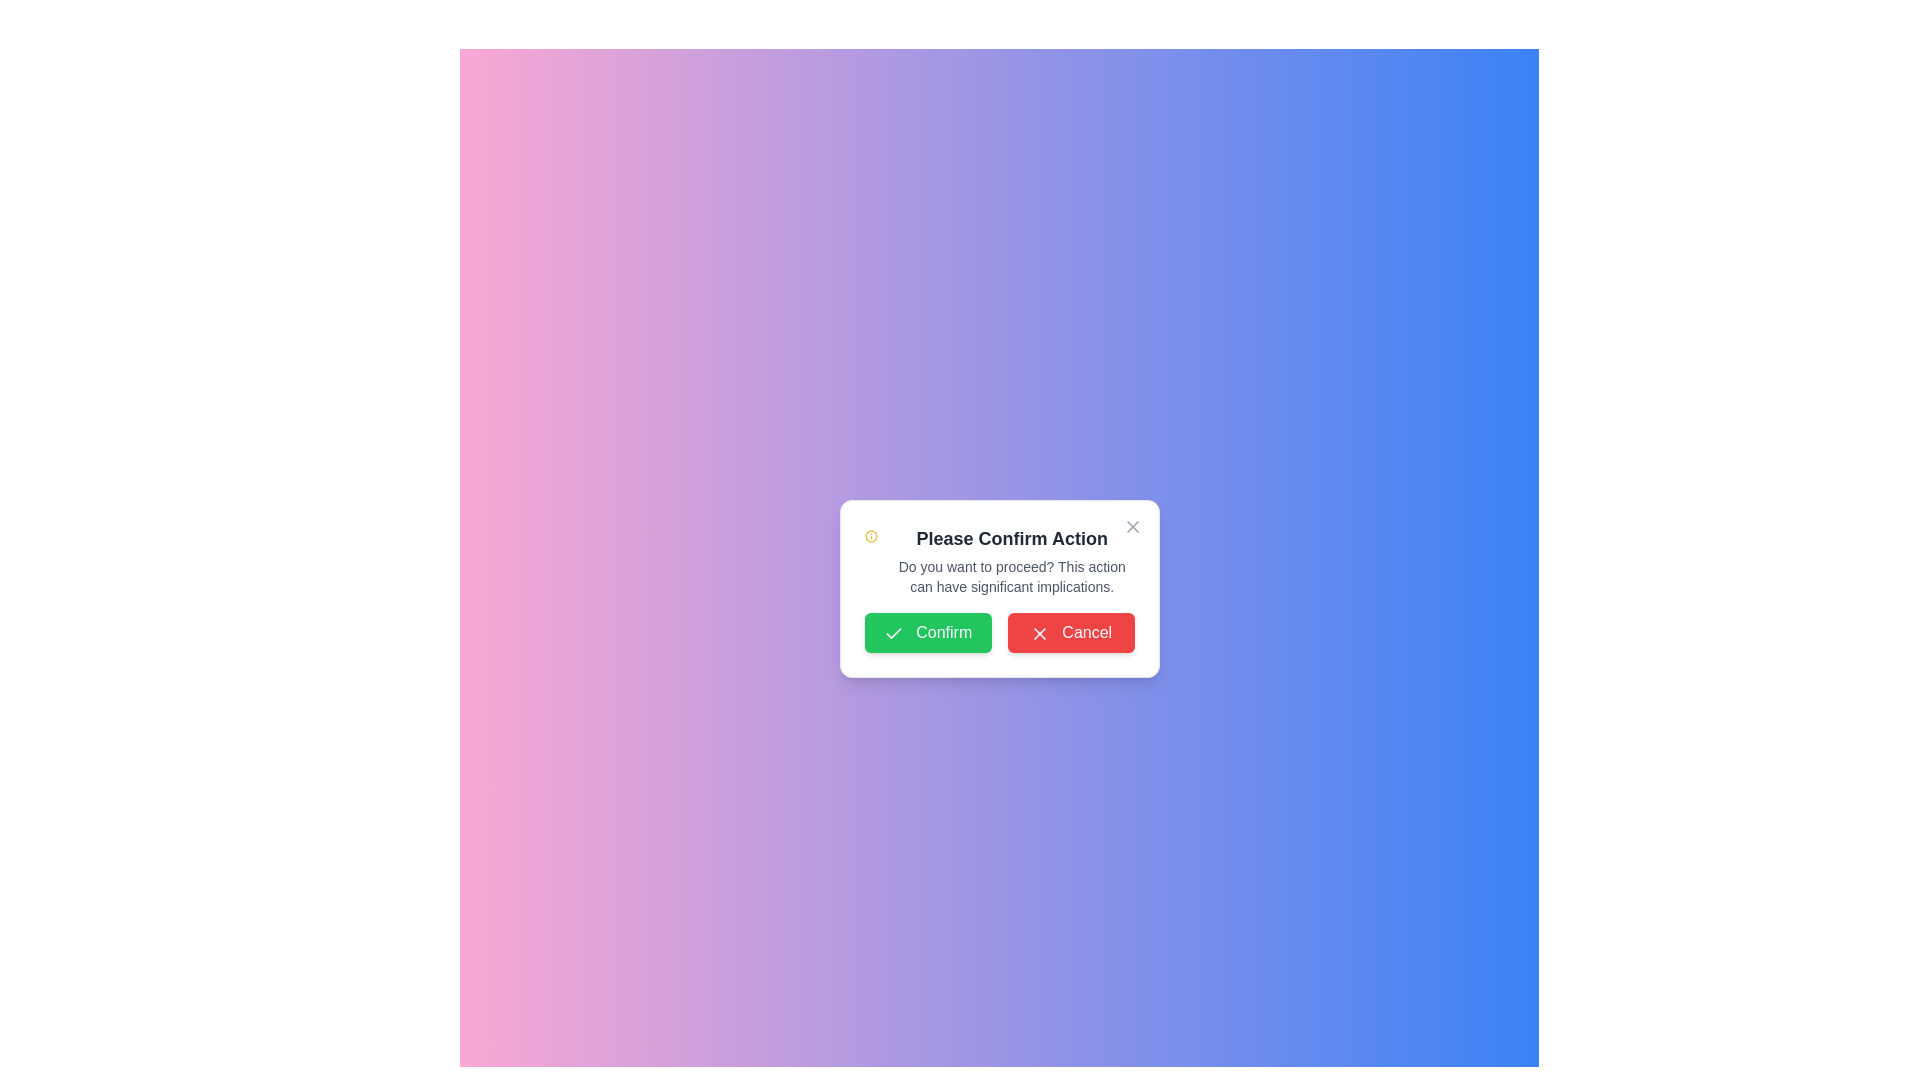 The width and height of the screenshot is (1920, 1080). Describe the element at coordinates (926, 632) in the screenshot. I see `the green 'Confirm' button with rounded edges and a checkmark icon to observe hover effects` at that location.